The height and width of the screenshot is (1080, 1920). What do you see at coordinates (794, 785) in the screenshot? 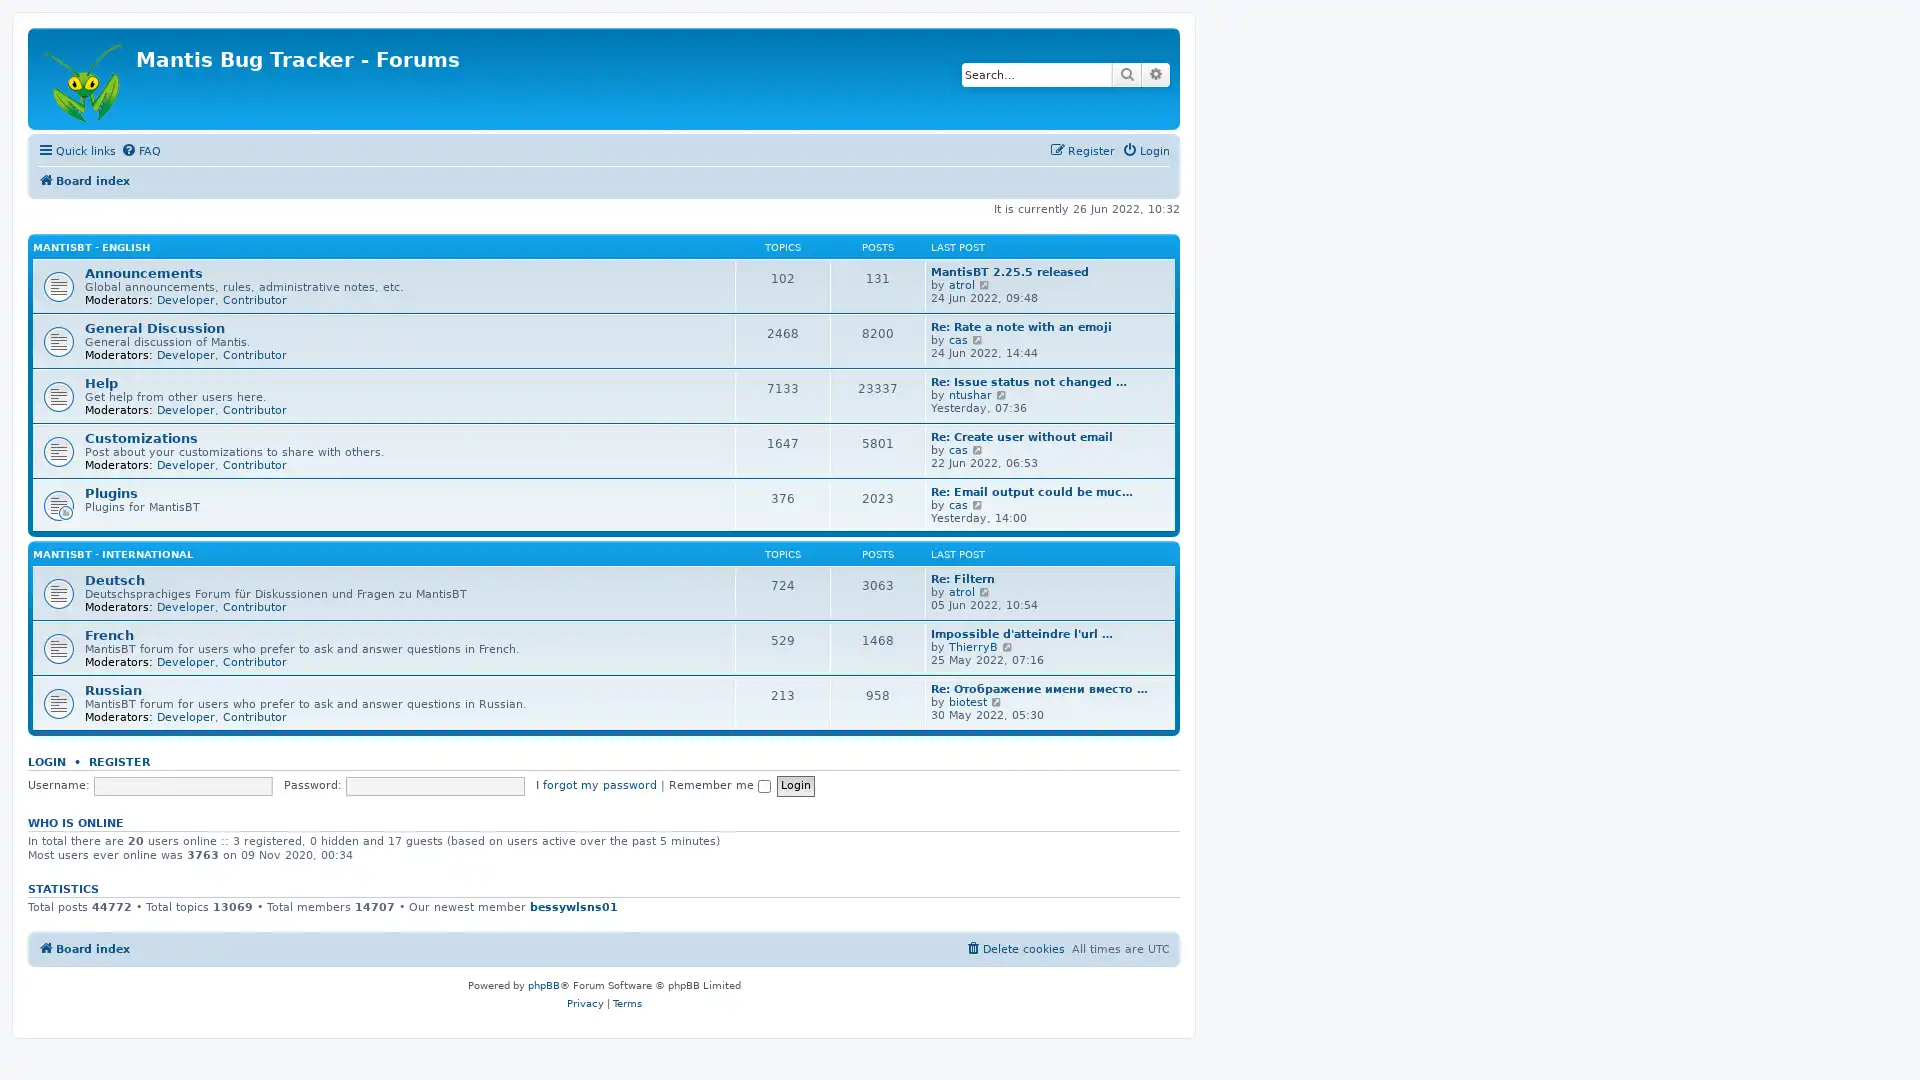
I see `Login` at bounding box center [794, 785].